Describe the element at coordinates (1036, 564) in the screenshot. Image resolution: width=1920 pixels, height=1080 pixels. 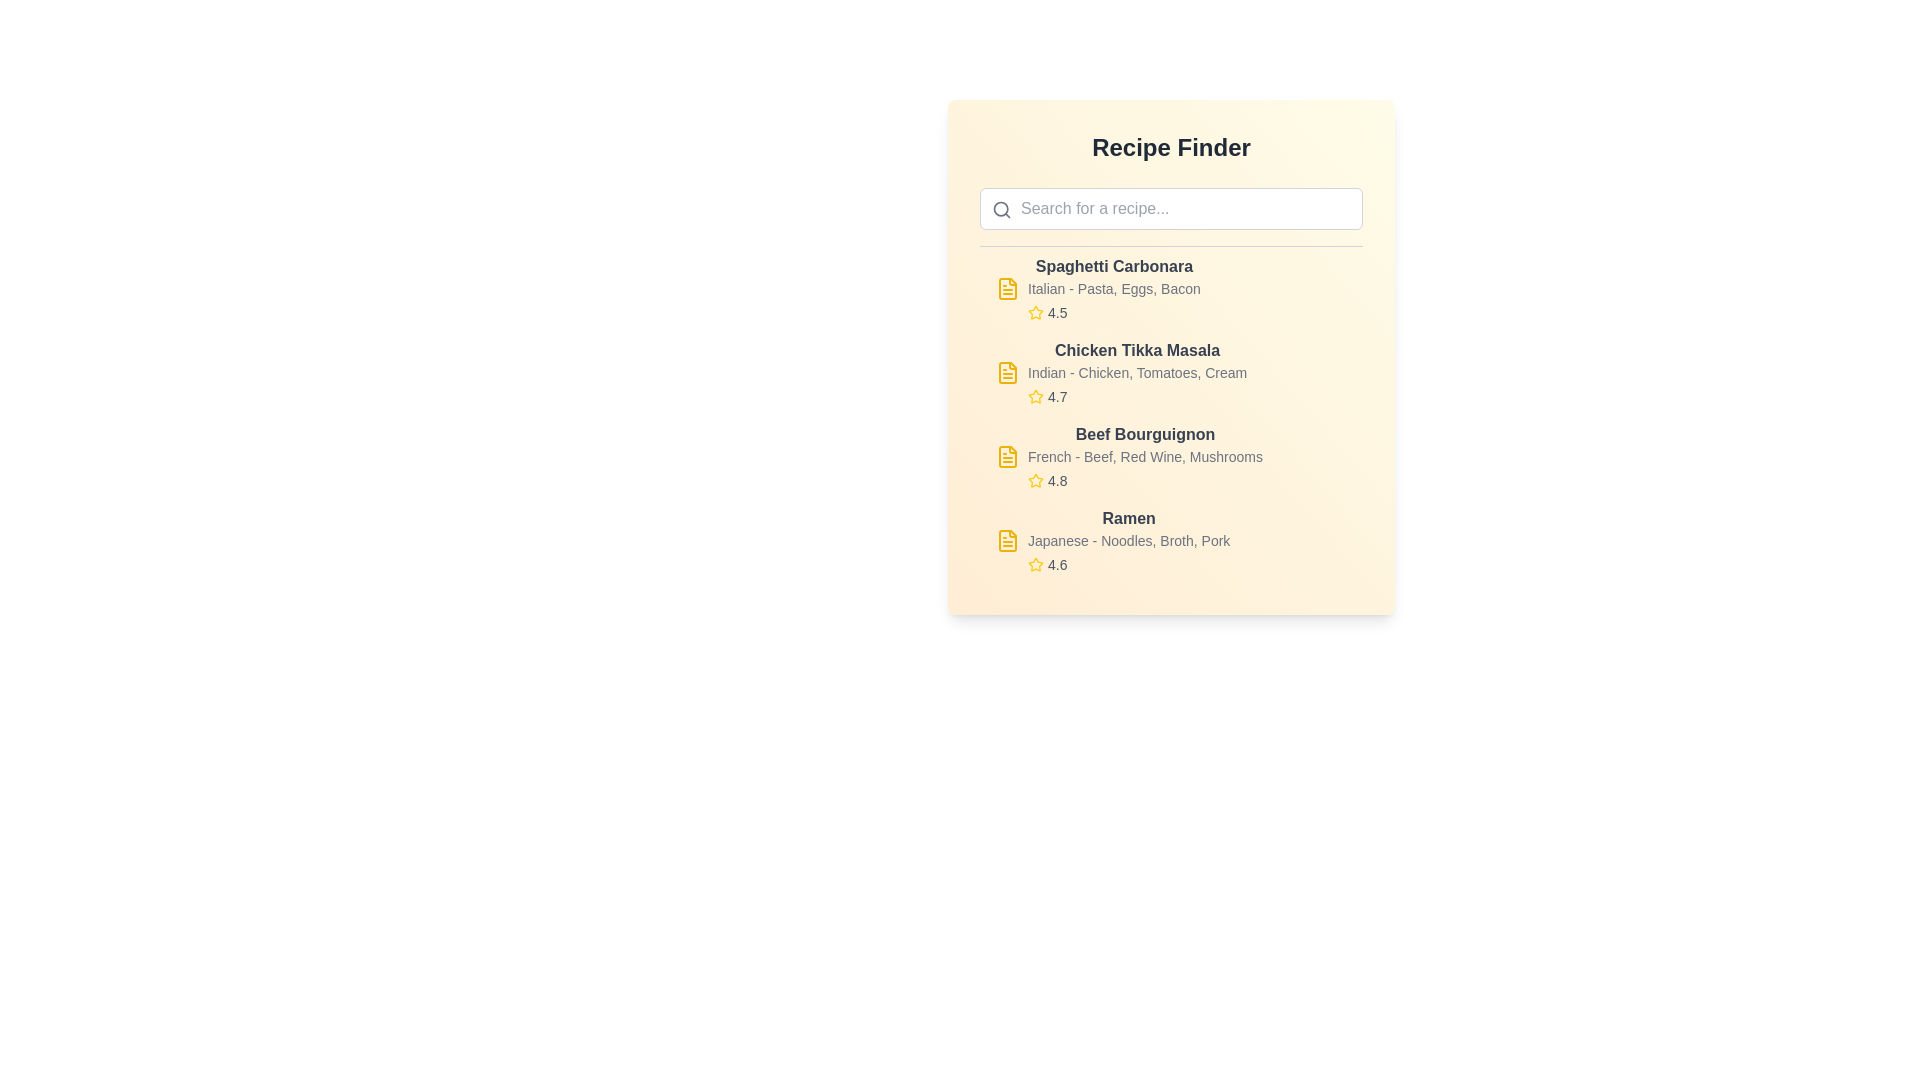
I see `the star icon adjacent to the fourth recipe item 'Ramen' in the list, which indicates the rating of '4.6'` at that location.